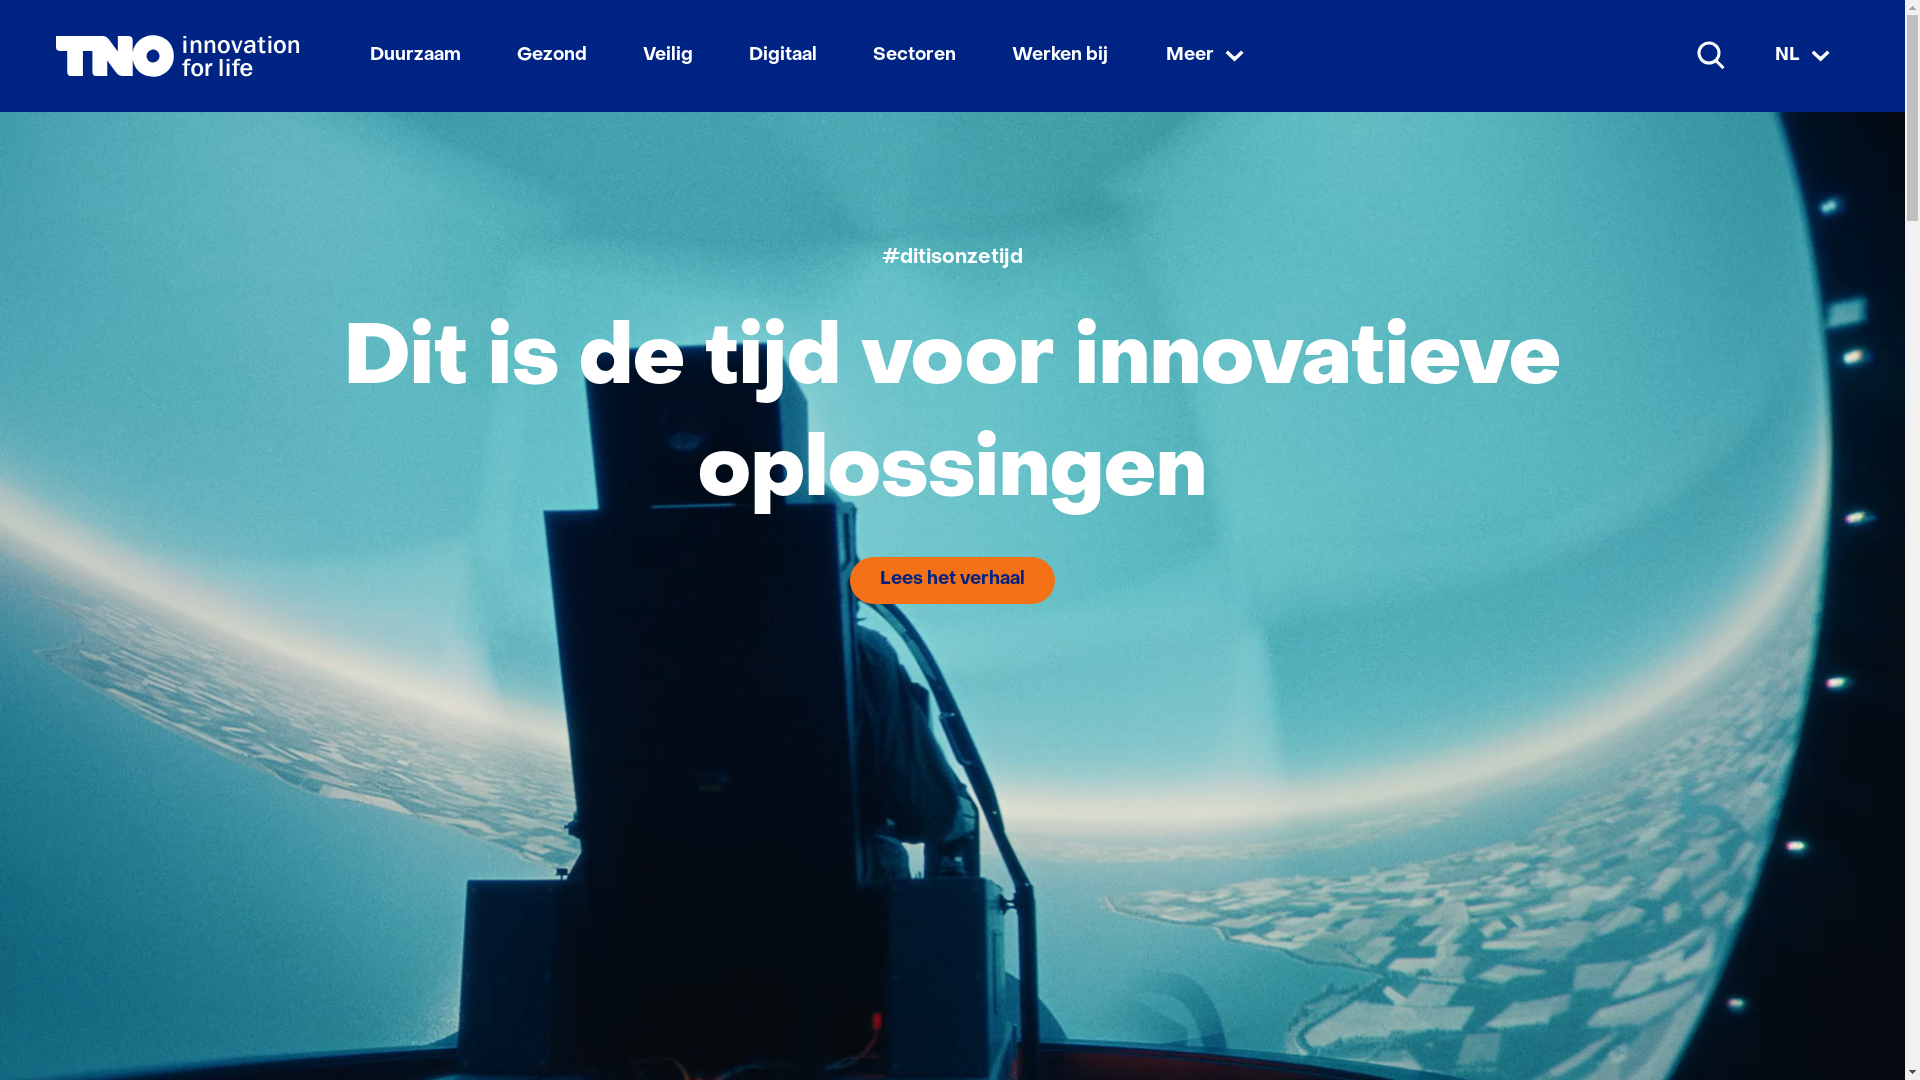  What do you see at coordinates (503, 55) in the screenshot?
I see `'Gezond'` at bounding box center [503, 55].